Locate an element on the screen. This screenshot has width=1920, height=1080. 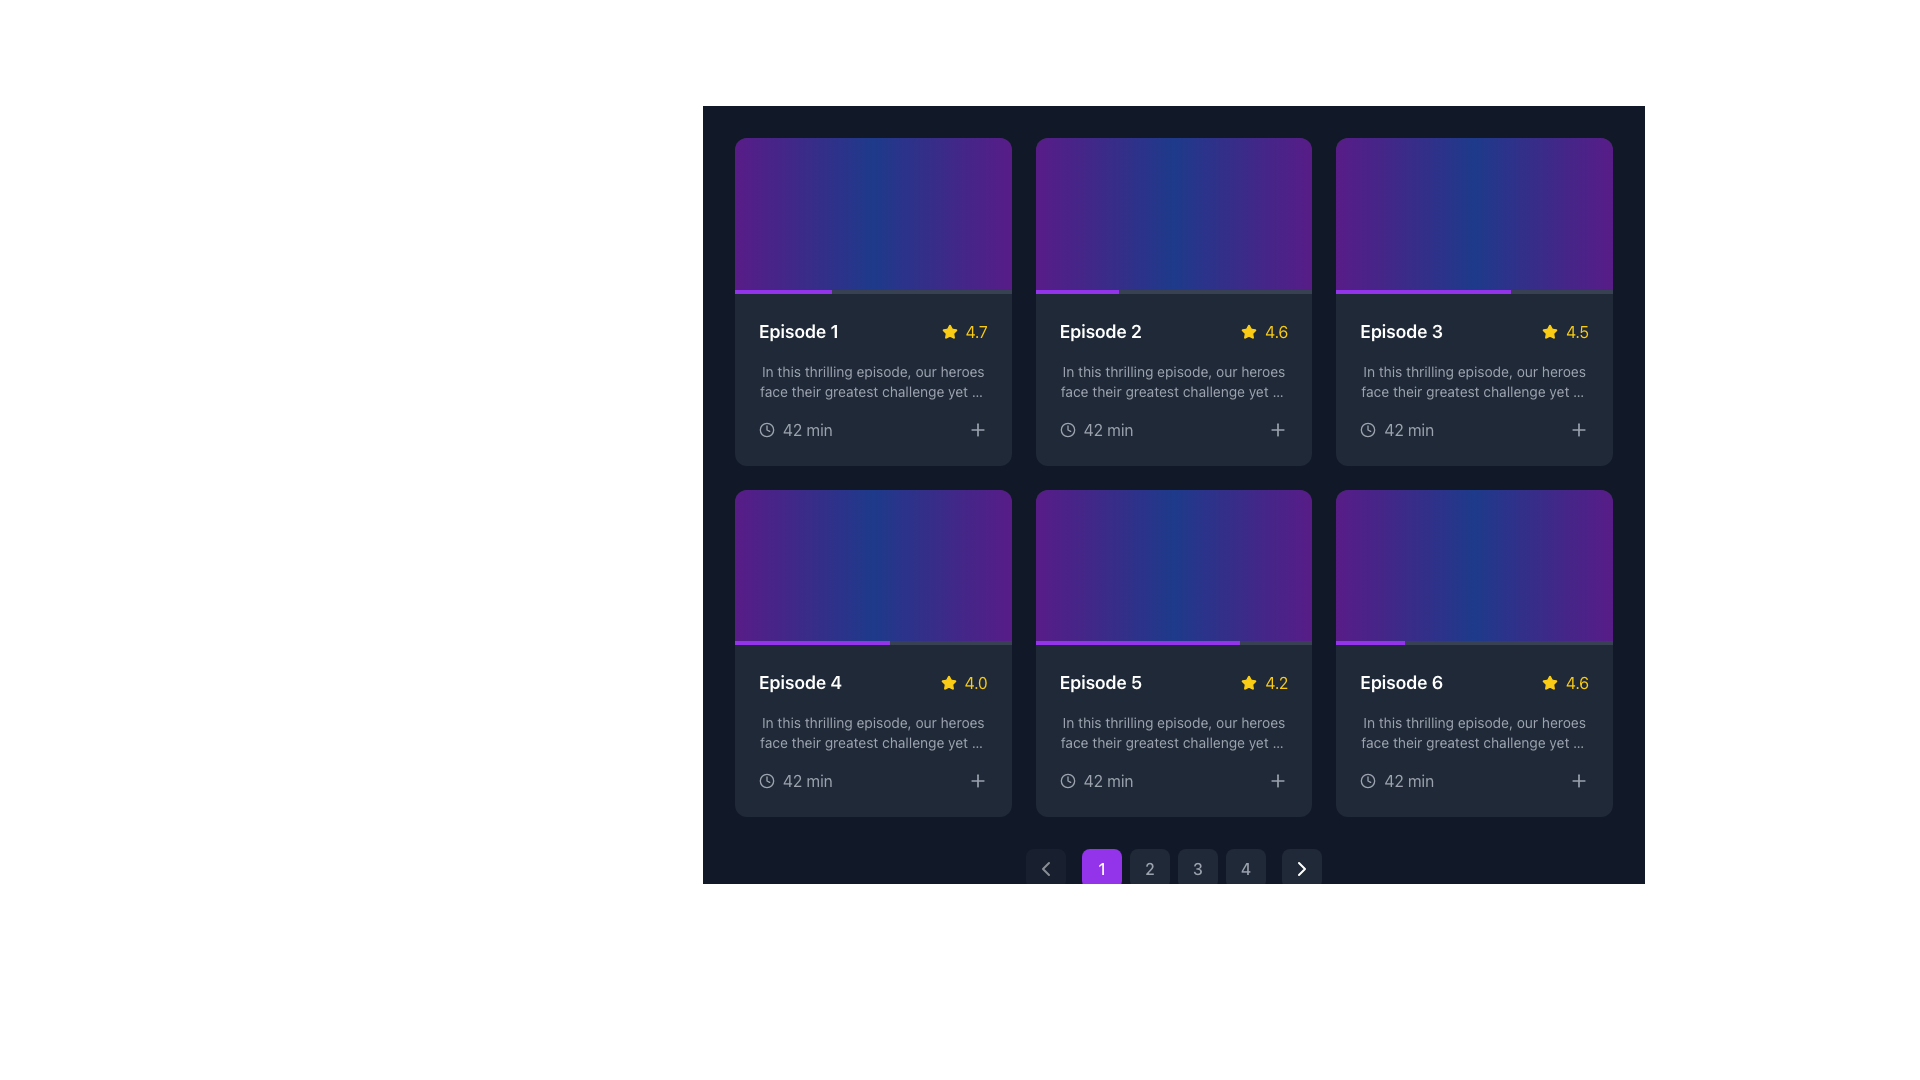
the right-pointing chevron icon in the pagination controls is located at coordinates (1301, 867).